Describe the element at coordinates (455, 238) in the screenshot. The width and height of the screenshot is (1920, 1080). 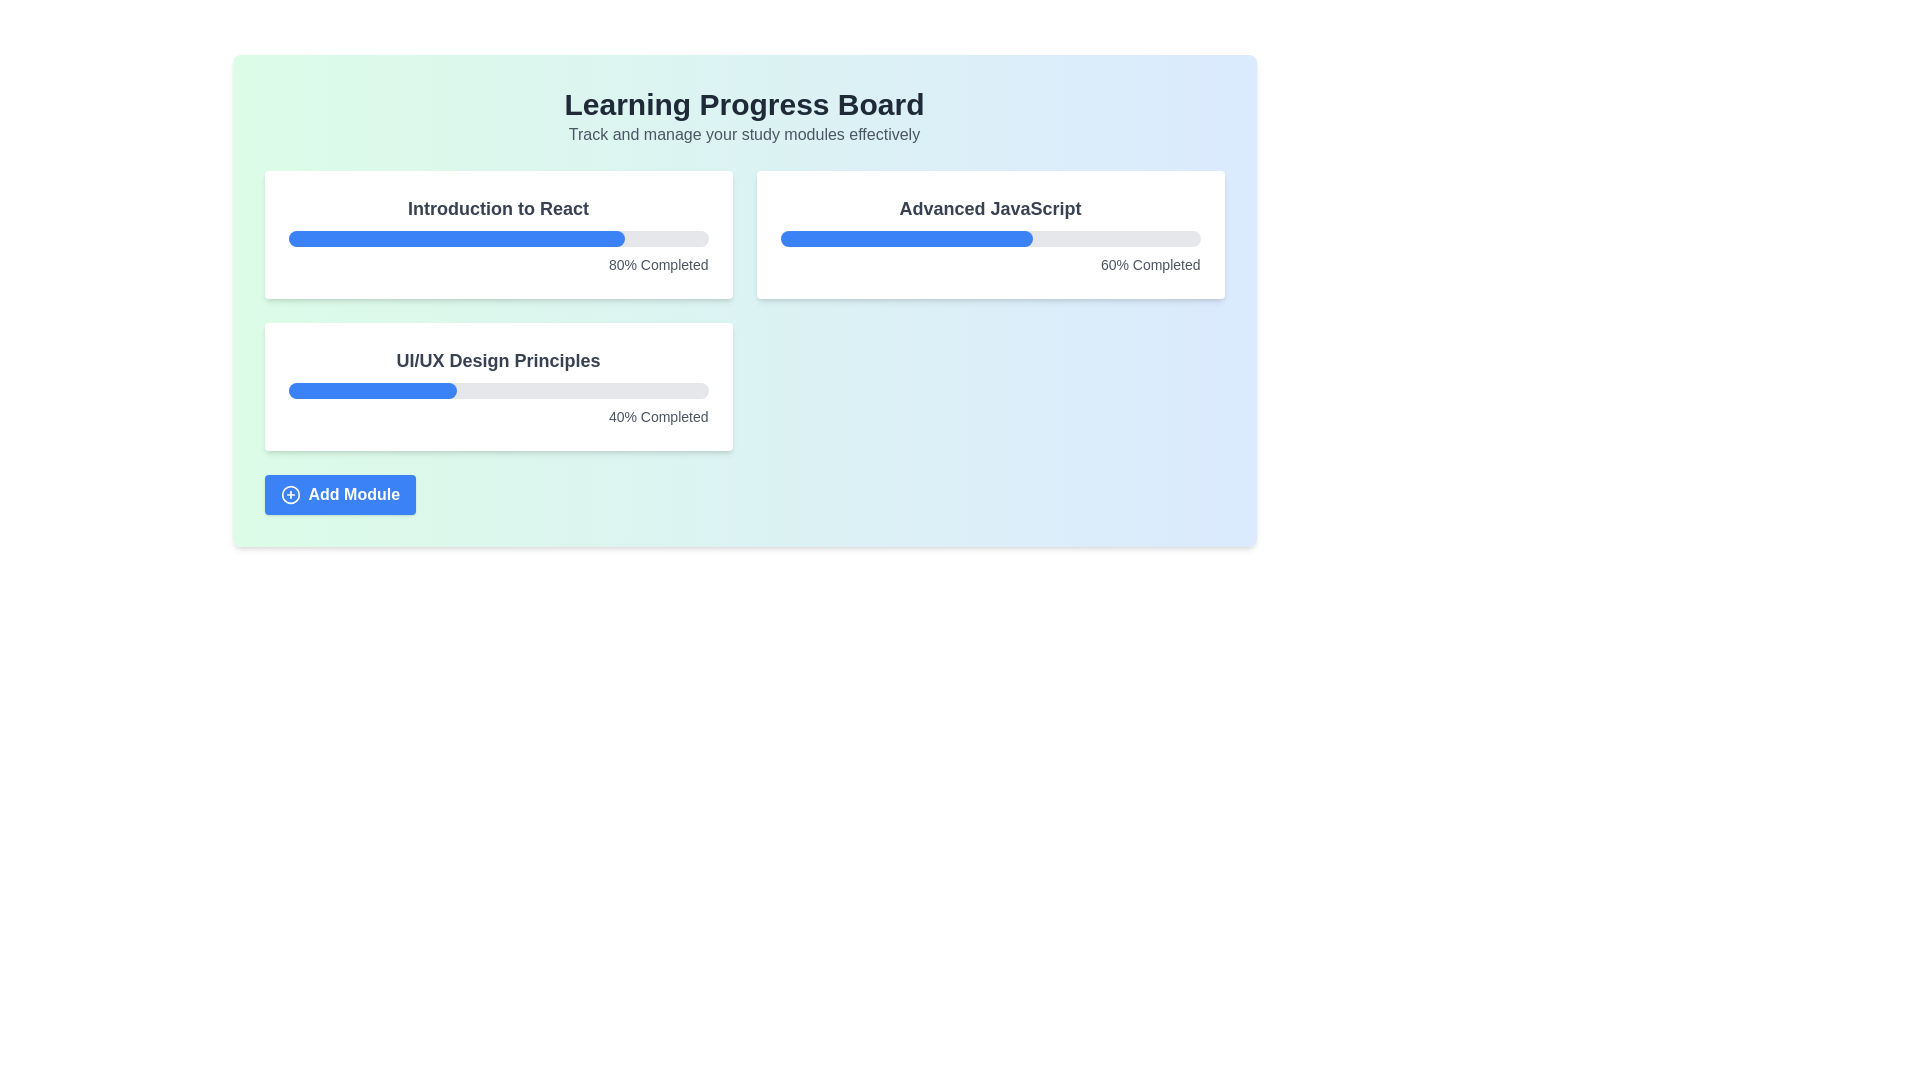
I see `the non-interactive progress bar indicator located underneath the title 'Introduction to React', which visually represents the current progress of an activity` at that location.